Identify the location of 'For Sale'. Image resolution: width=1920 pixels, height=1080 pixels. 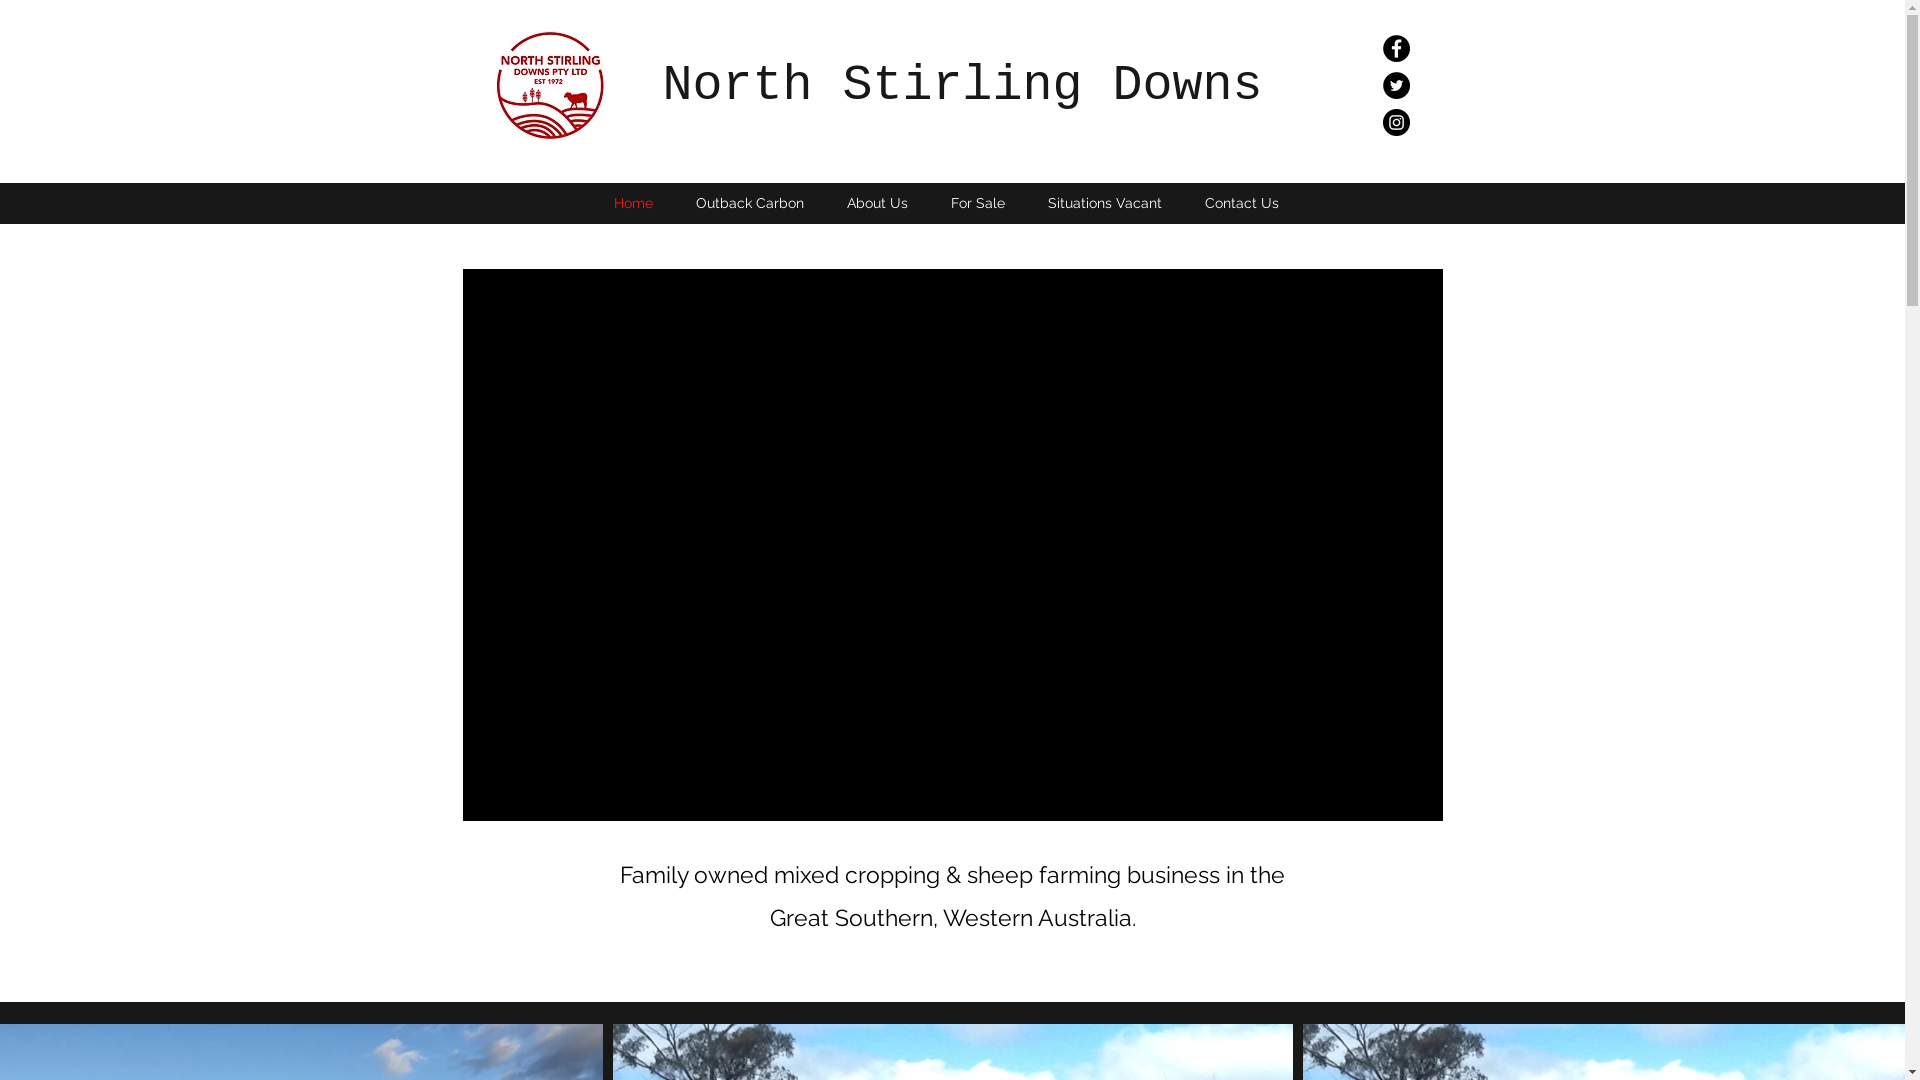
(929, 203).